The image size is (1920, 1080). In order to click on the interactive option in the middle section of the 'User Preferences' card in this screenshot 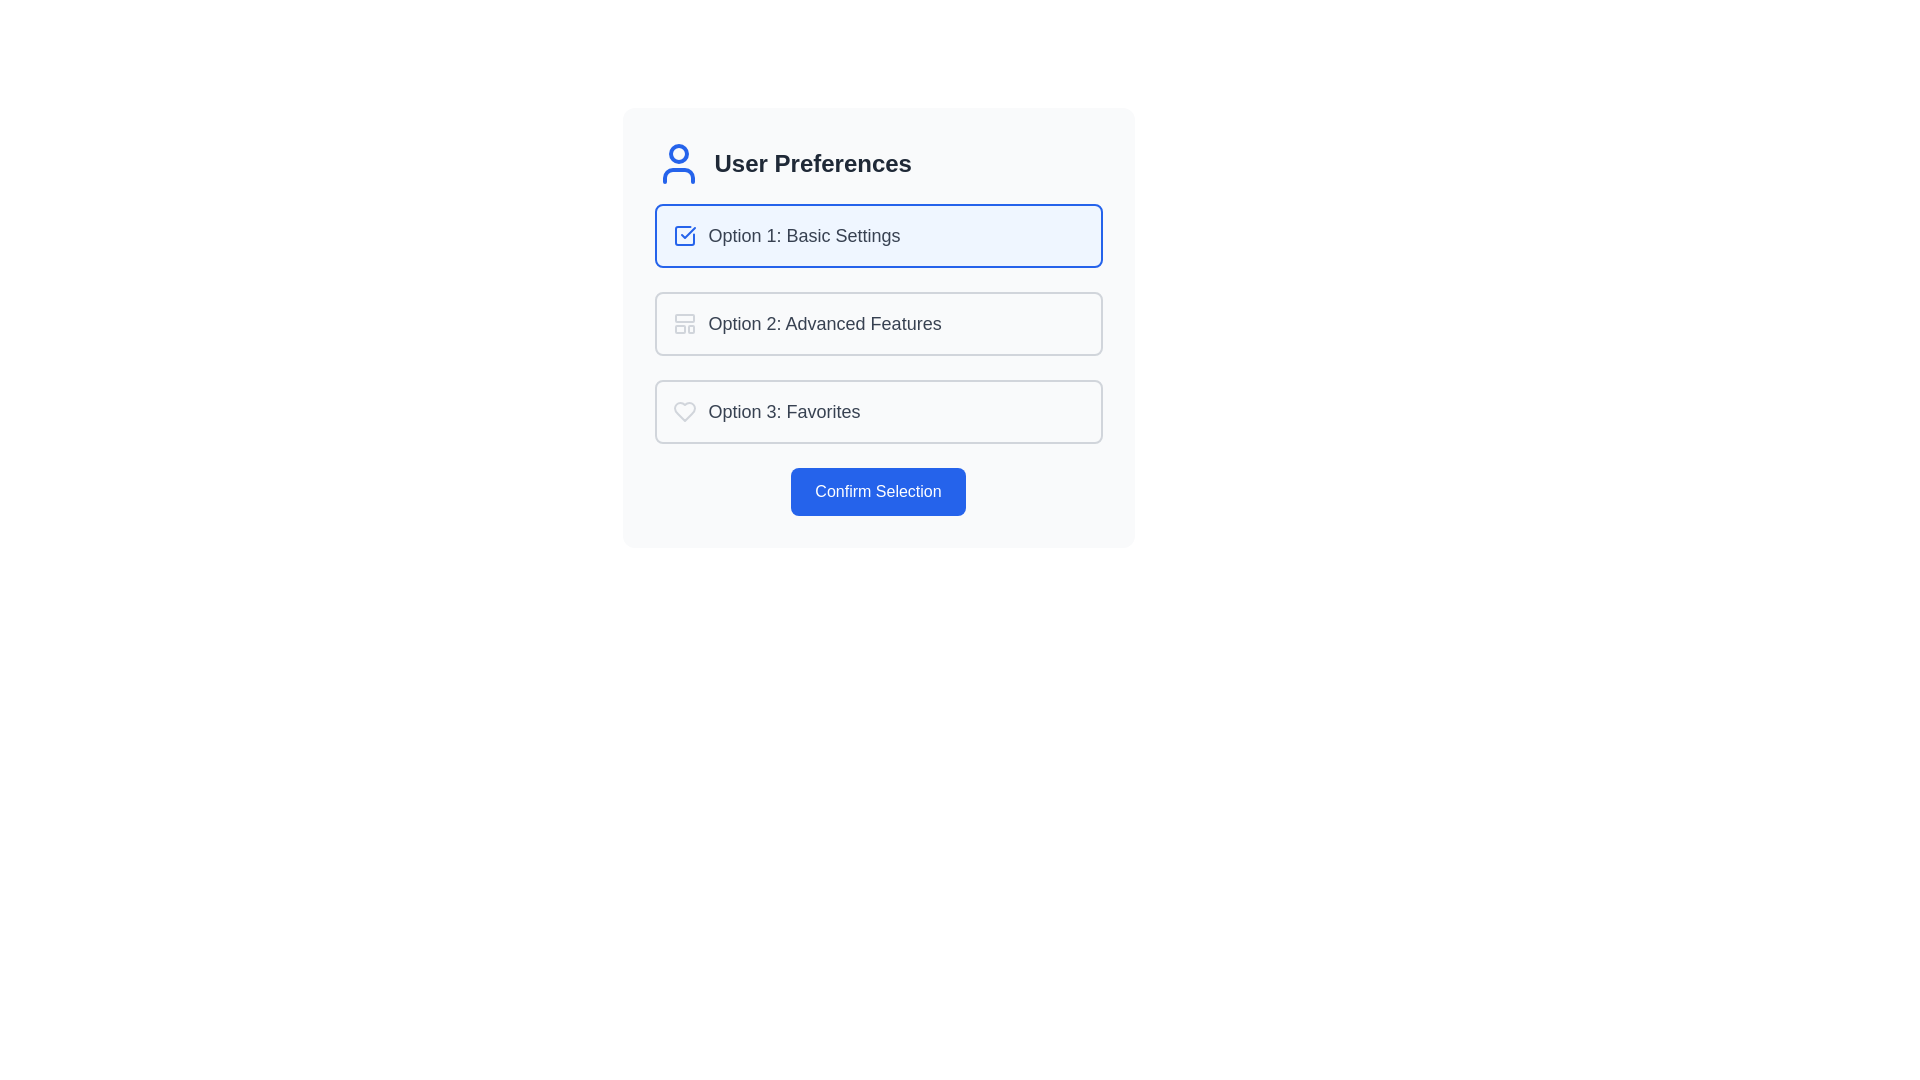, I will do `click(878, 323)`.